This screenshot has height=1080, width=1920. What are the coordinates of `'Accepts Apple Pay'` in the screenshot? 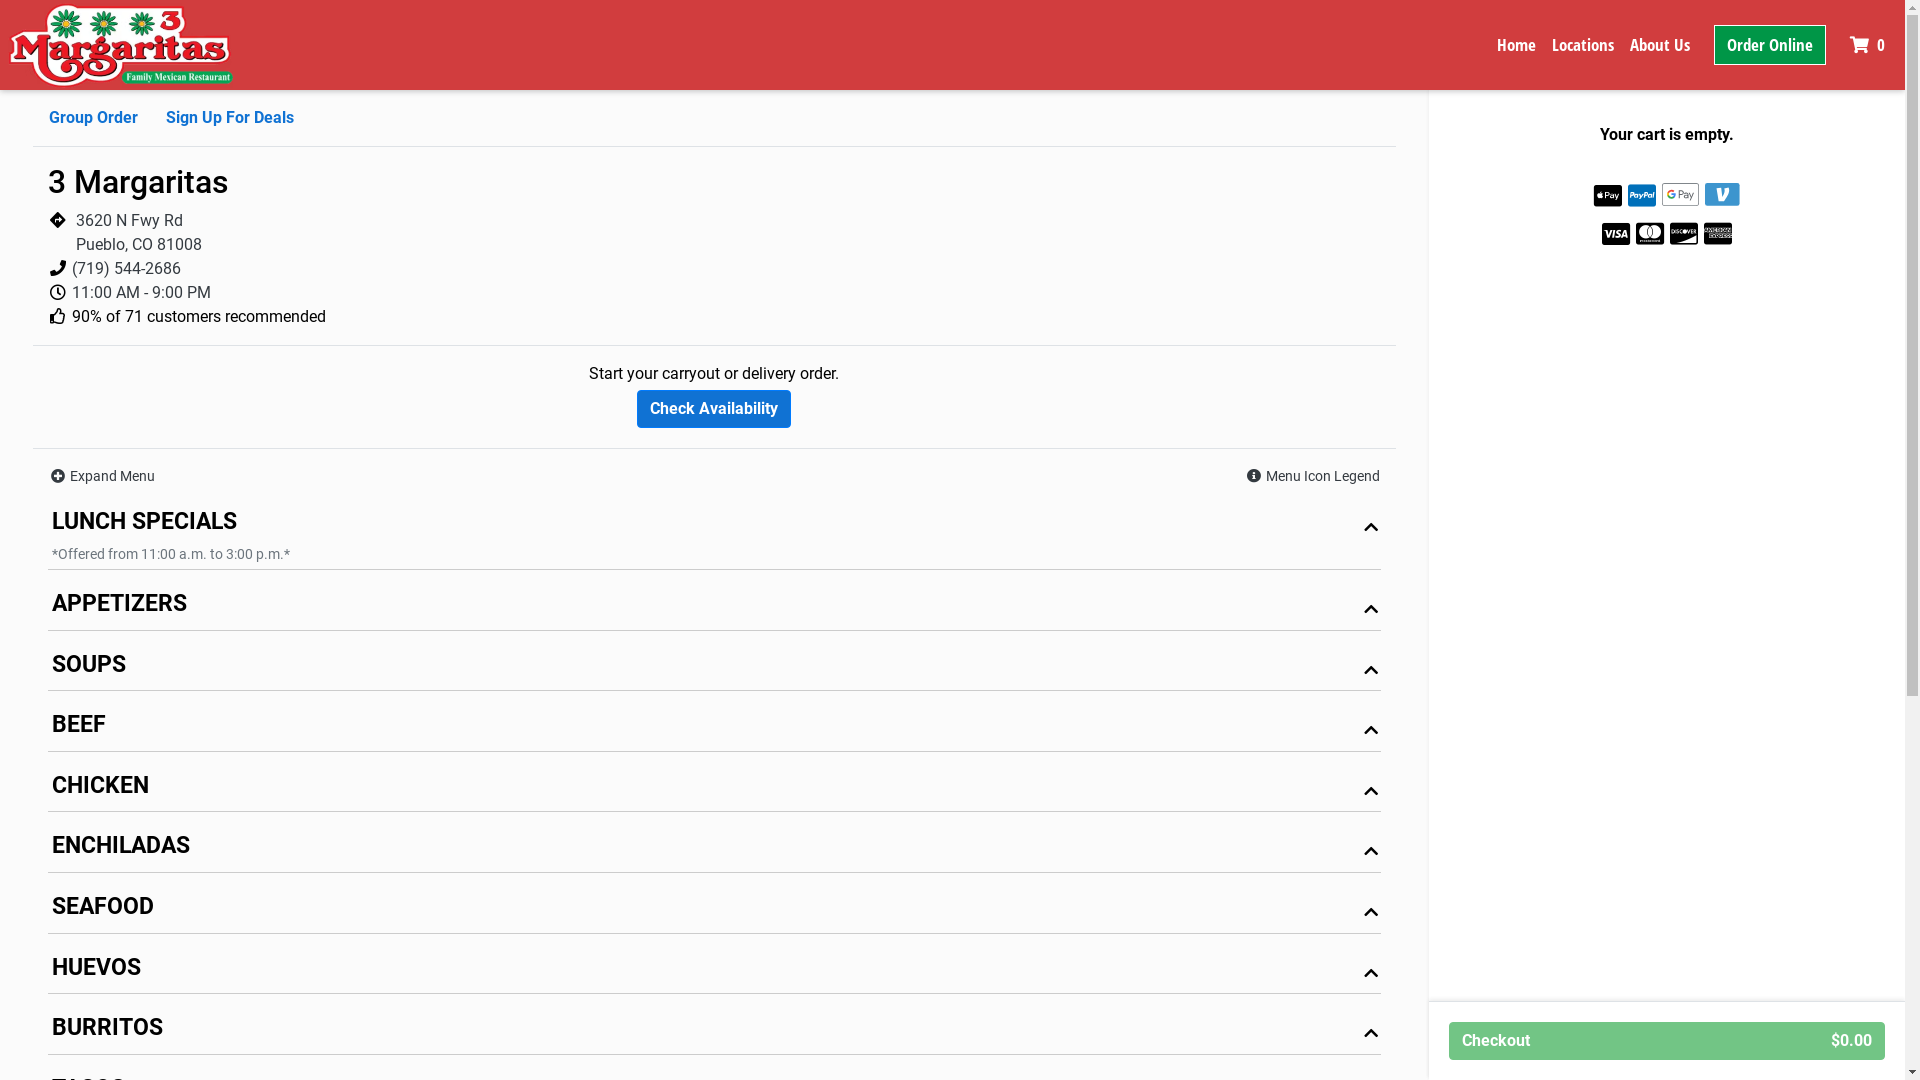 It's located at (1608, 195).